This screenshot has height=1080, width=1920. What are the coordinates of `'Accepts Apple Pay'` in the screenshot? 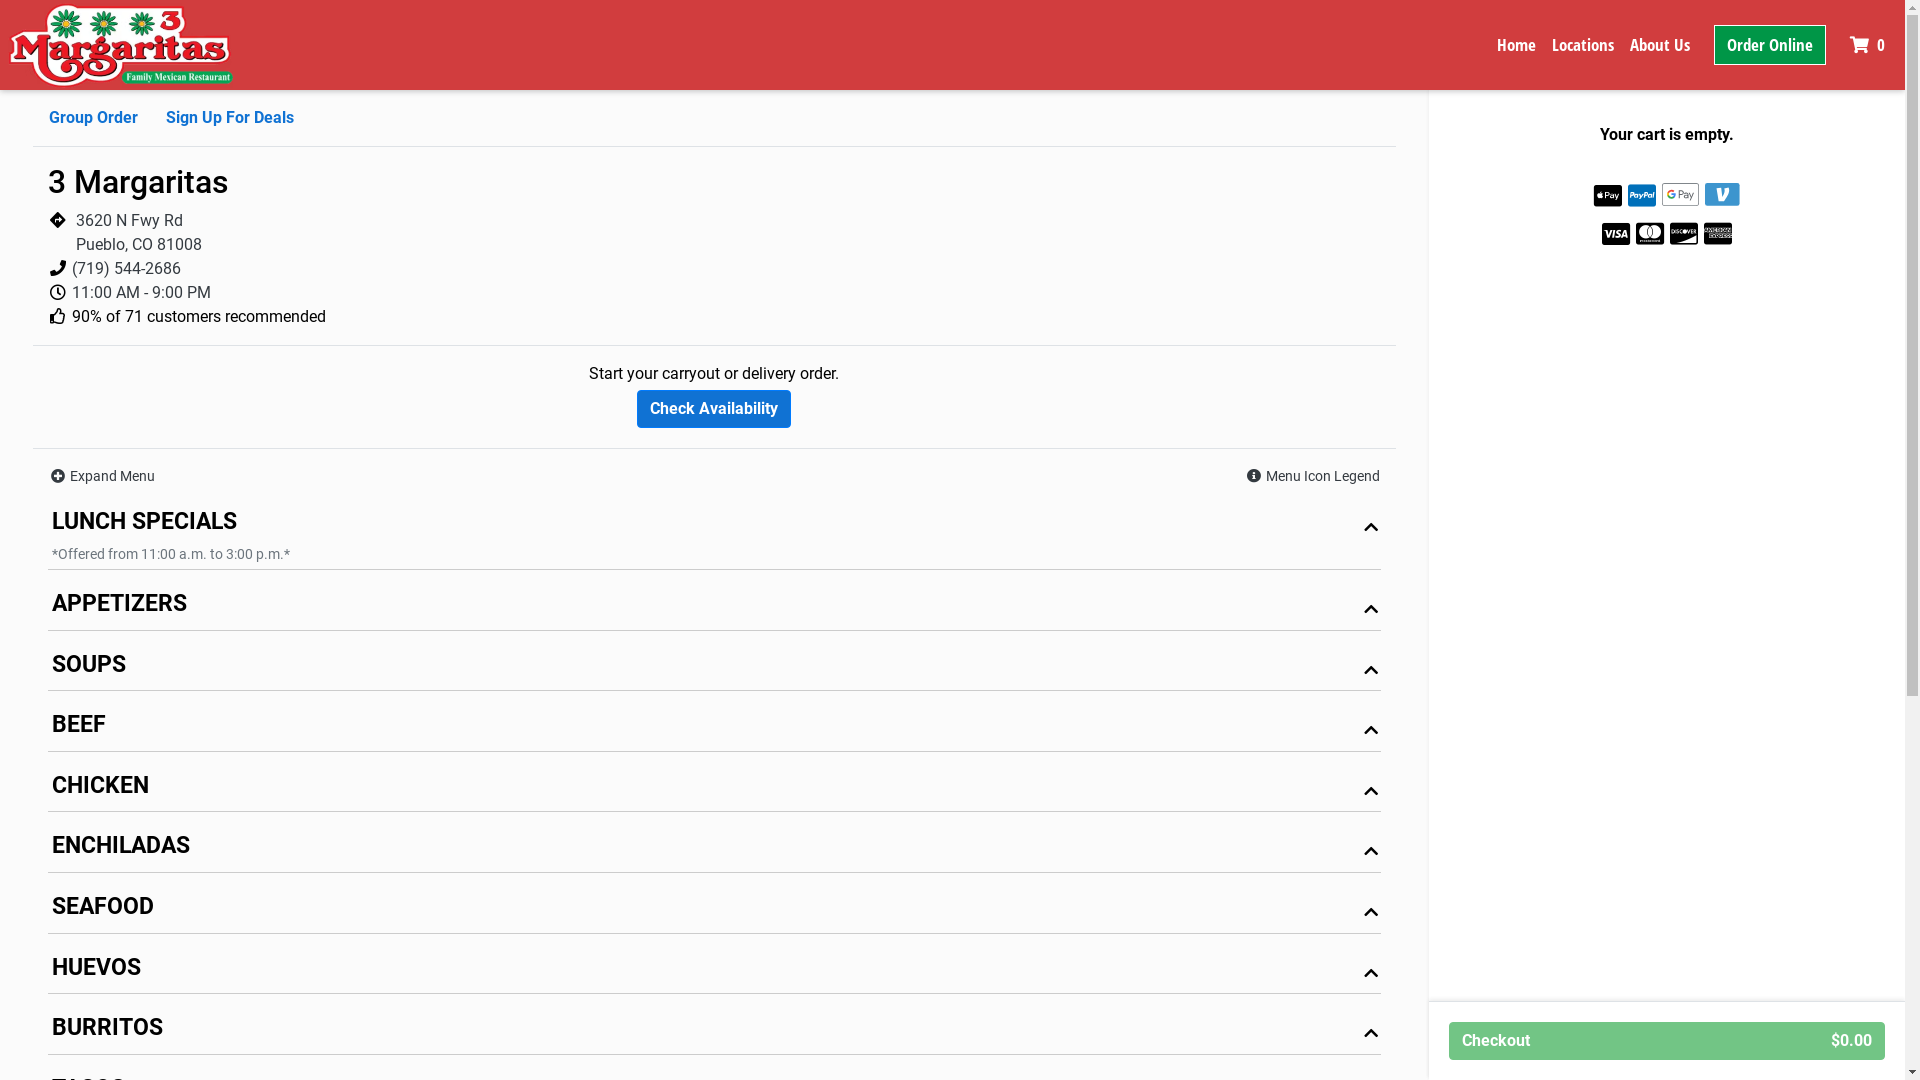 It's located at (1608, 195).